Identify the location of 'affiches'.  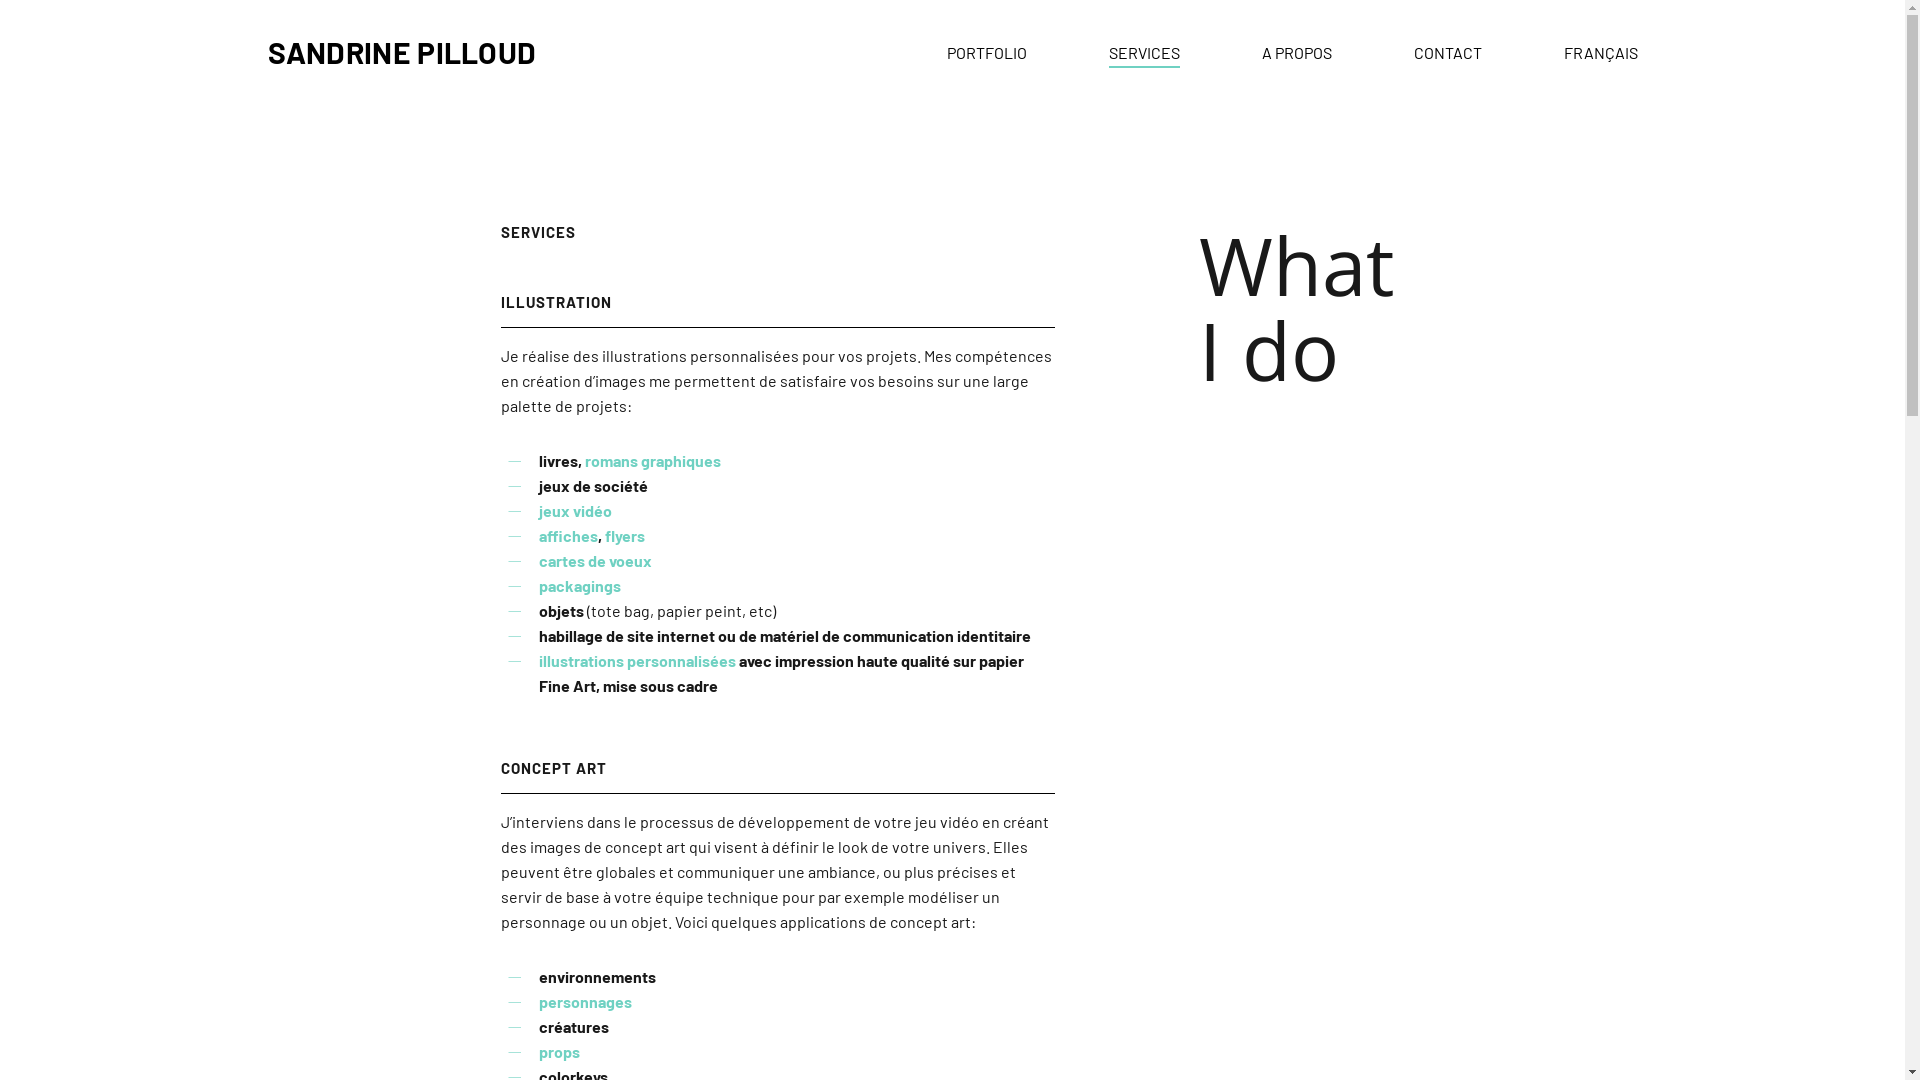
(567, 534).